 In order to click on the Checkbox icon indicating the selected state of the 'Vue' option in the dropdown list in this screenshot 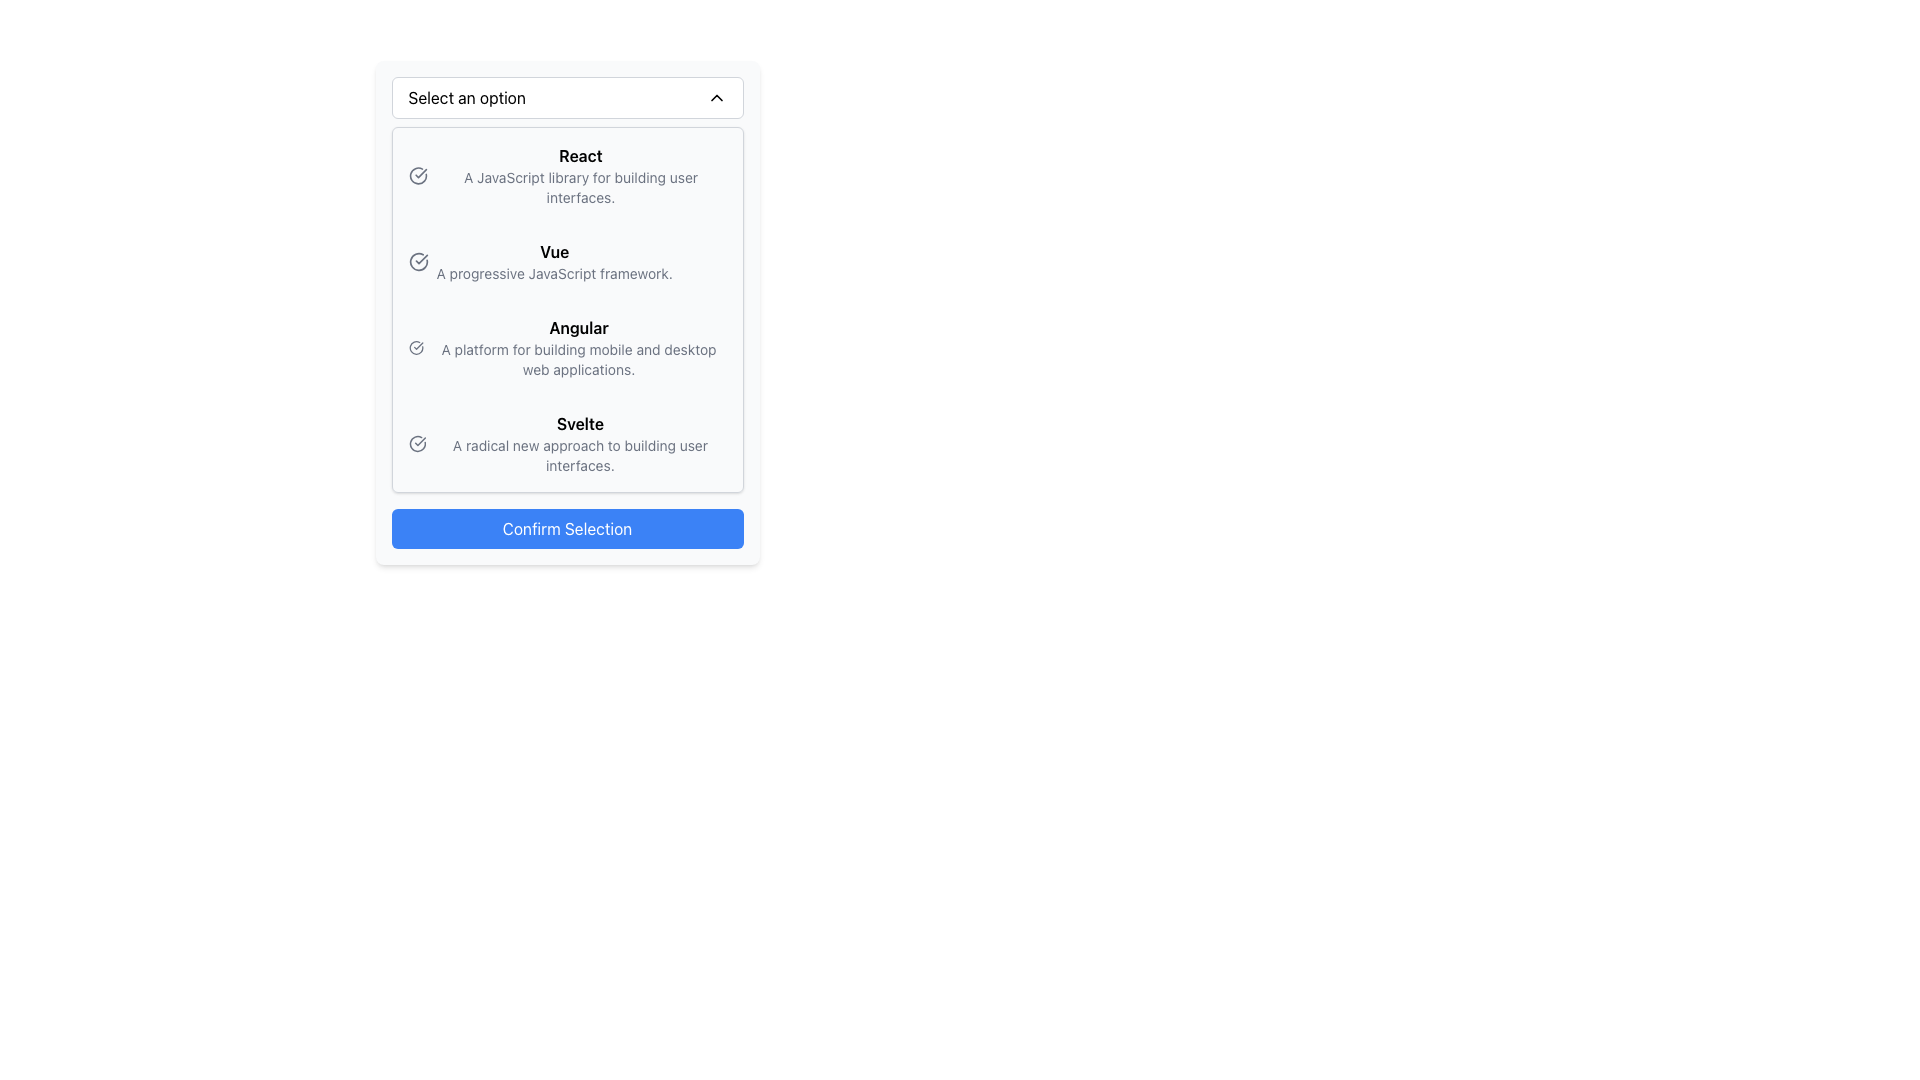, I will do `click(417, 261)`.